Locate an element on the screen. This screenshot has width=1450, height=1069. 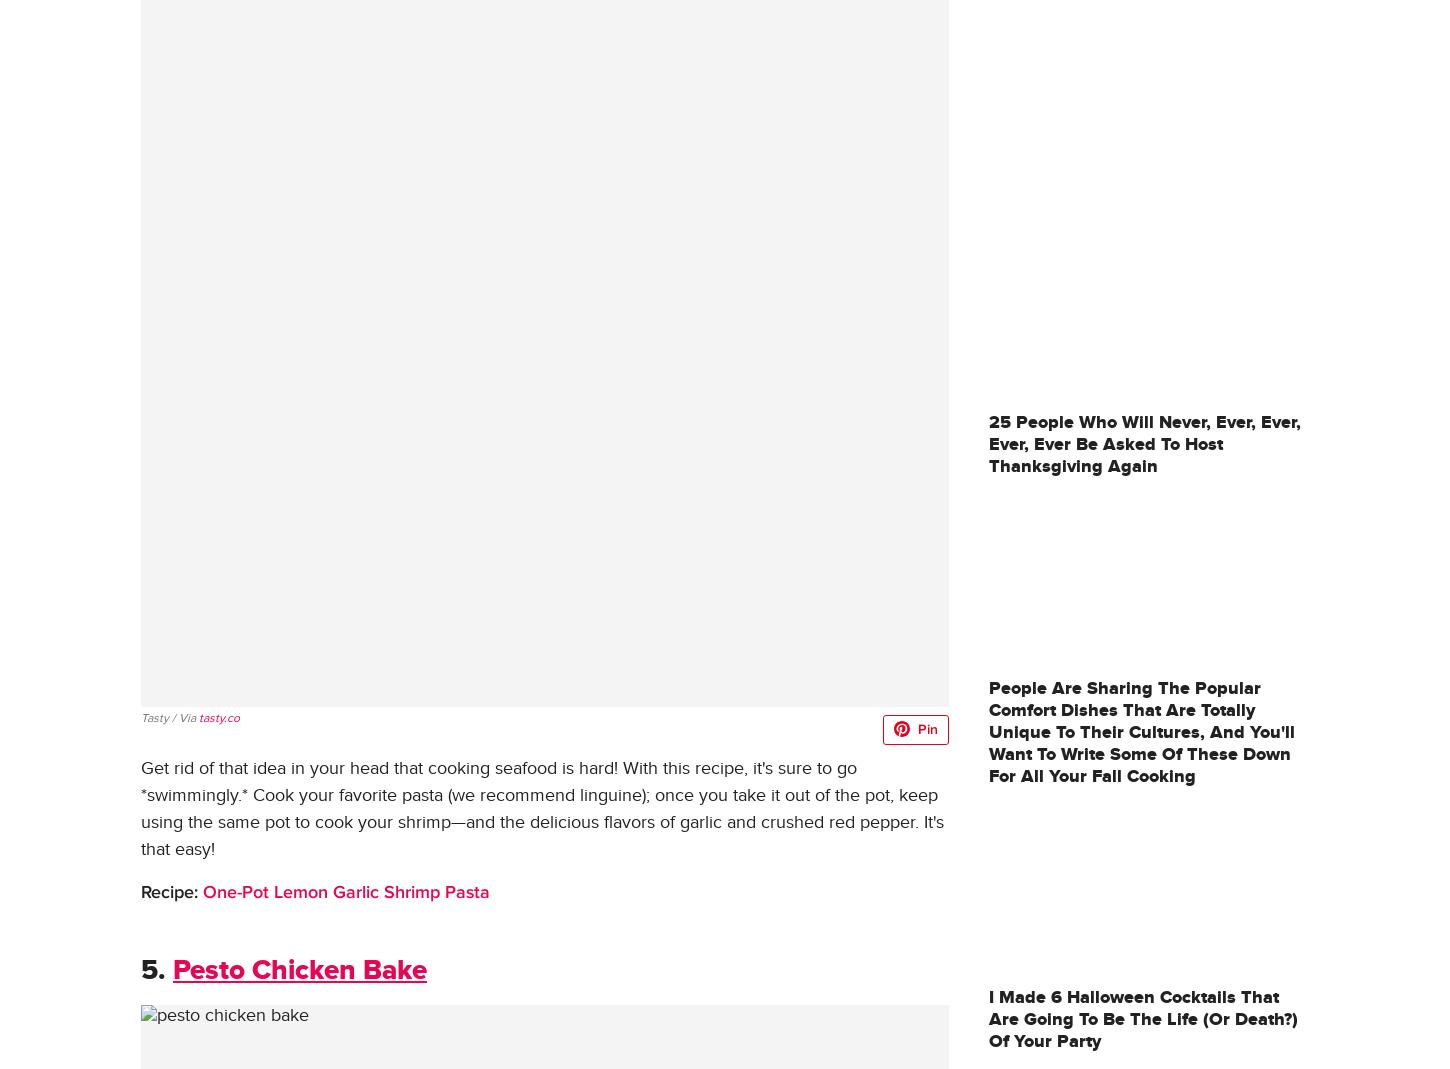
'One-Pot Lemon Garlic Shrimp Pasta' is located at coordinates (346, 890).